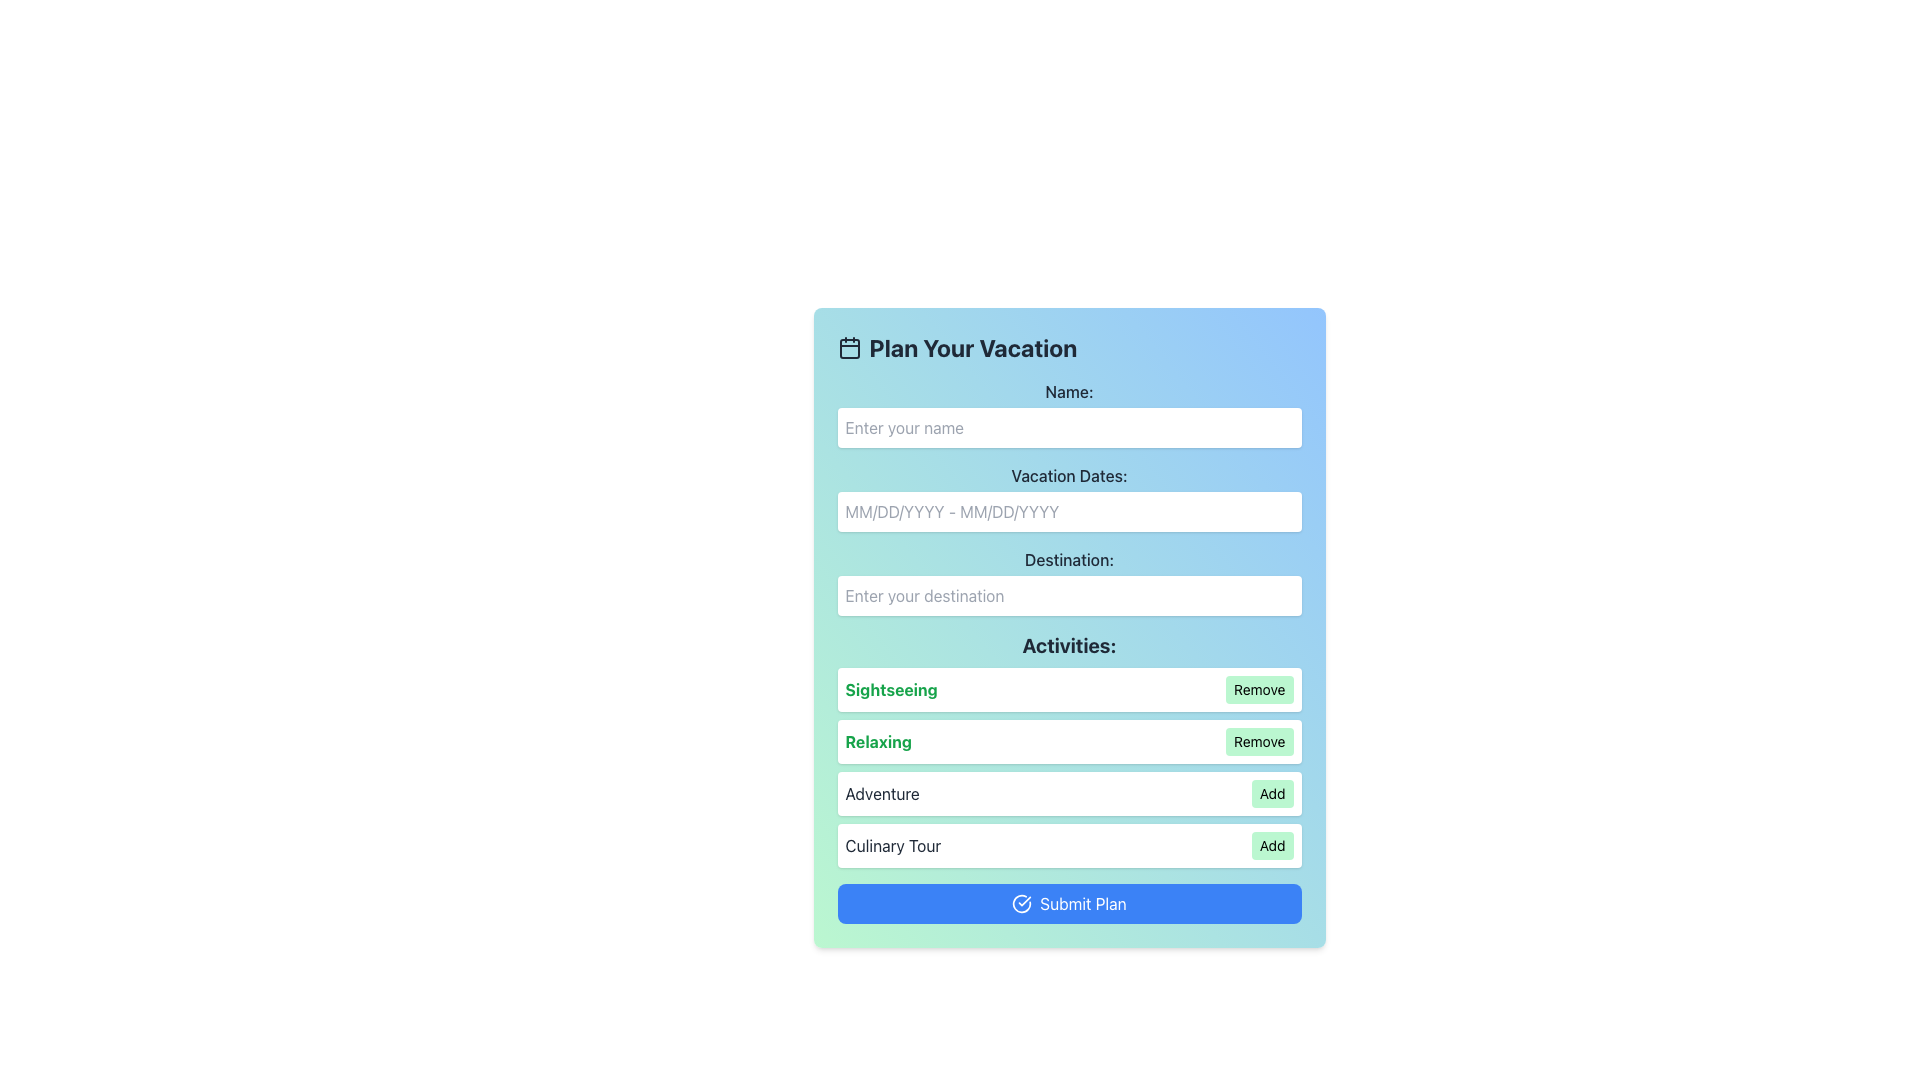 This screenshot has width=1920, height=1080. What do you see at coordinates (1022, 903) in the screenshot?
I see `the check mark icon within the 'Submit Plan' button located at the bottom of the form` at bounding box center [1022, 903].